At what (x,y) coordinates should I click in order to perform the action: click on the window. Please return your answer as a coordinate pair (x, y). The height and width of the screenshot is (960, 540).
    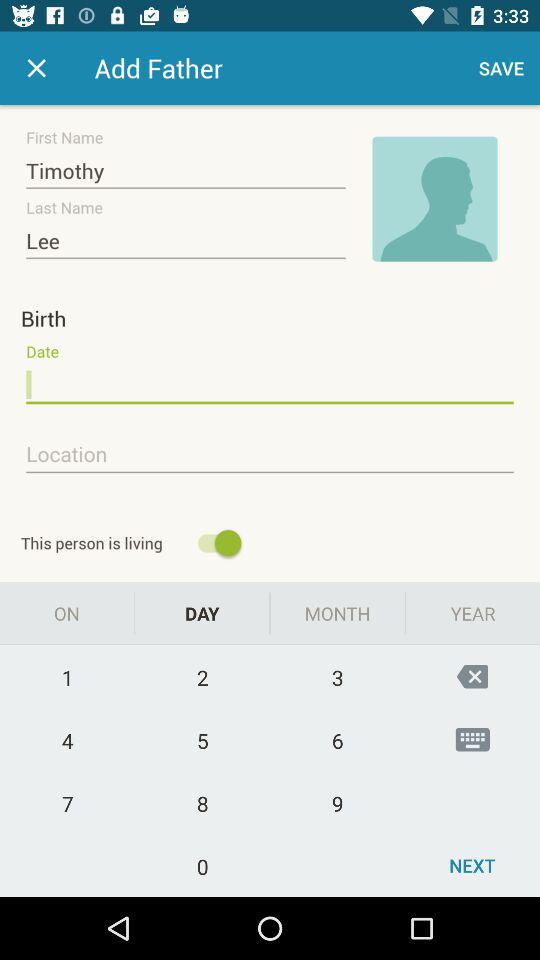
    Looking at the image, I should click on (36, 68).